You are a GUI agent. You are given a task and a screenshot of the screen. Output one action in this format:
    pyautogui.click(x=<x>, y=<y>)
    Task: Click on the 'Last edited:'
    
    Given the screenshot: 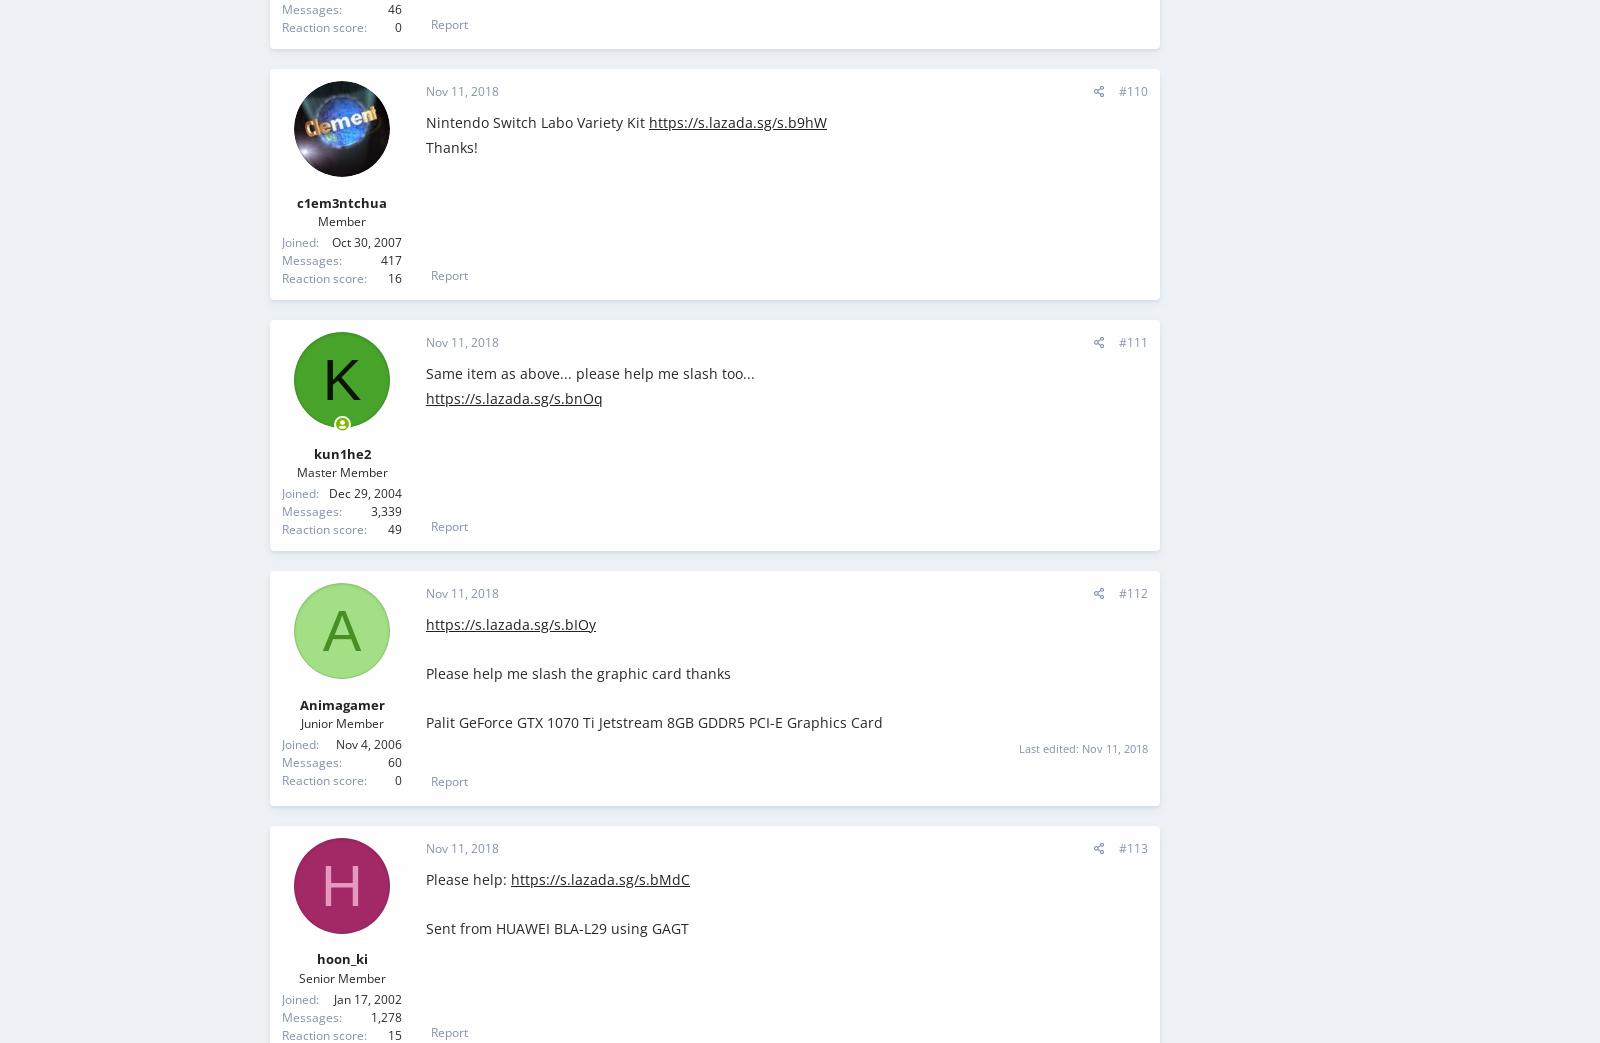 What is the action you would take?
    pyautogui.click(x=1050, y=747)
    